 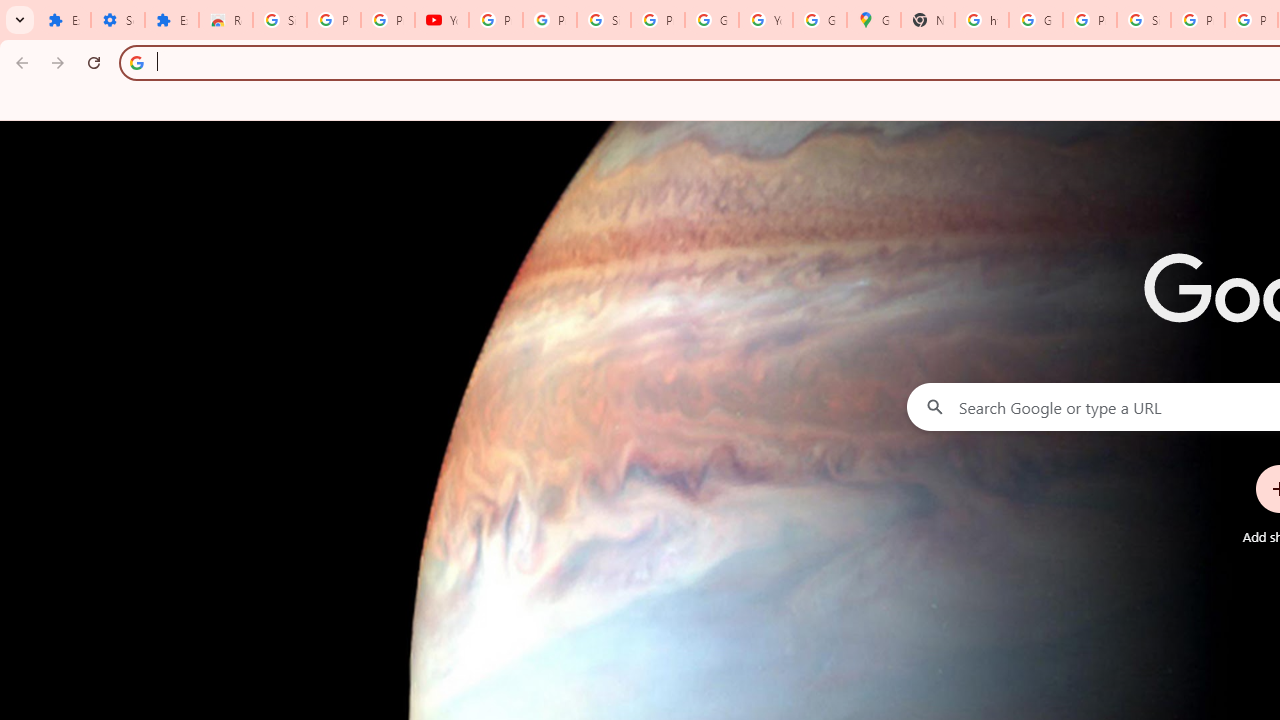 I want to click on 'Google Account', so click(x=711, y=20).